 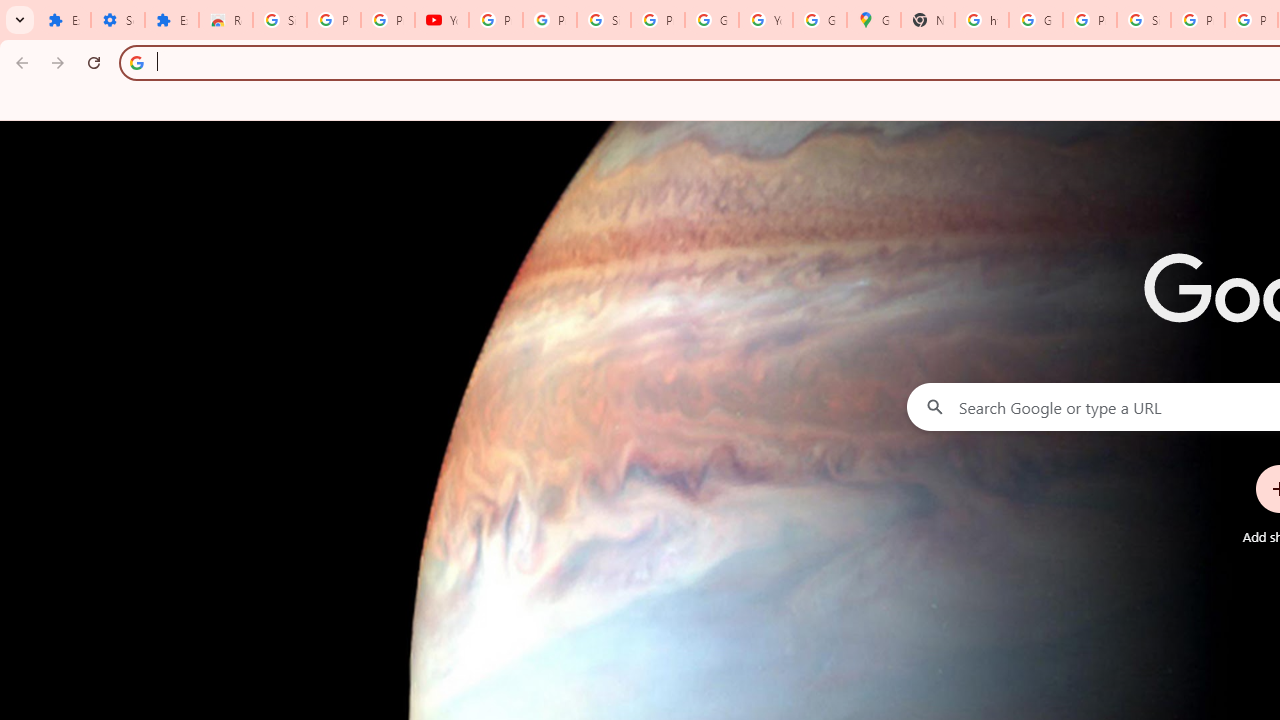 I want to click on 'Google Account', so click(x=711, y=20).